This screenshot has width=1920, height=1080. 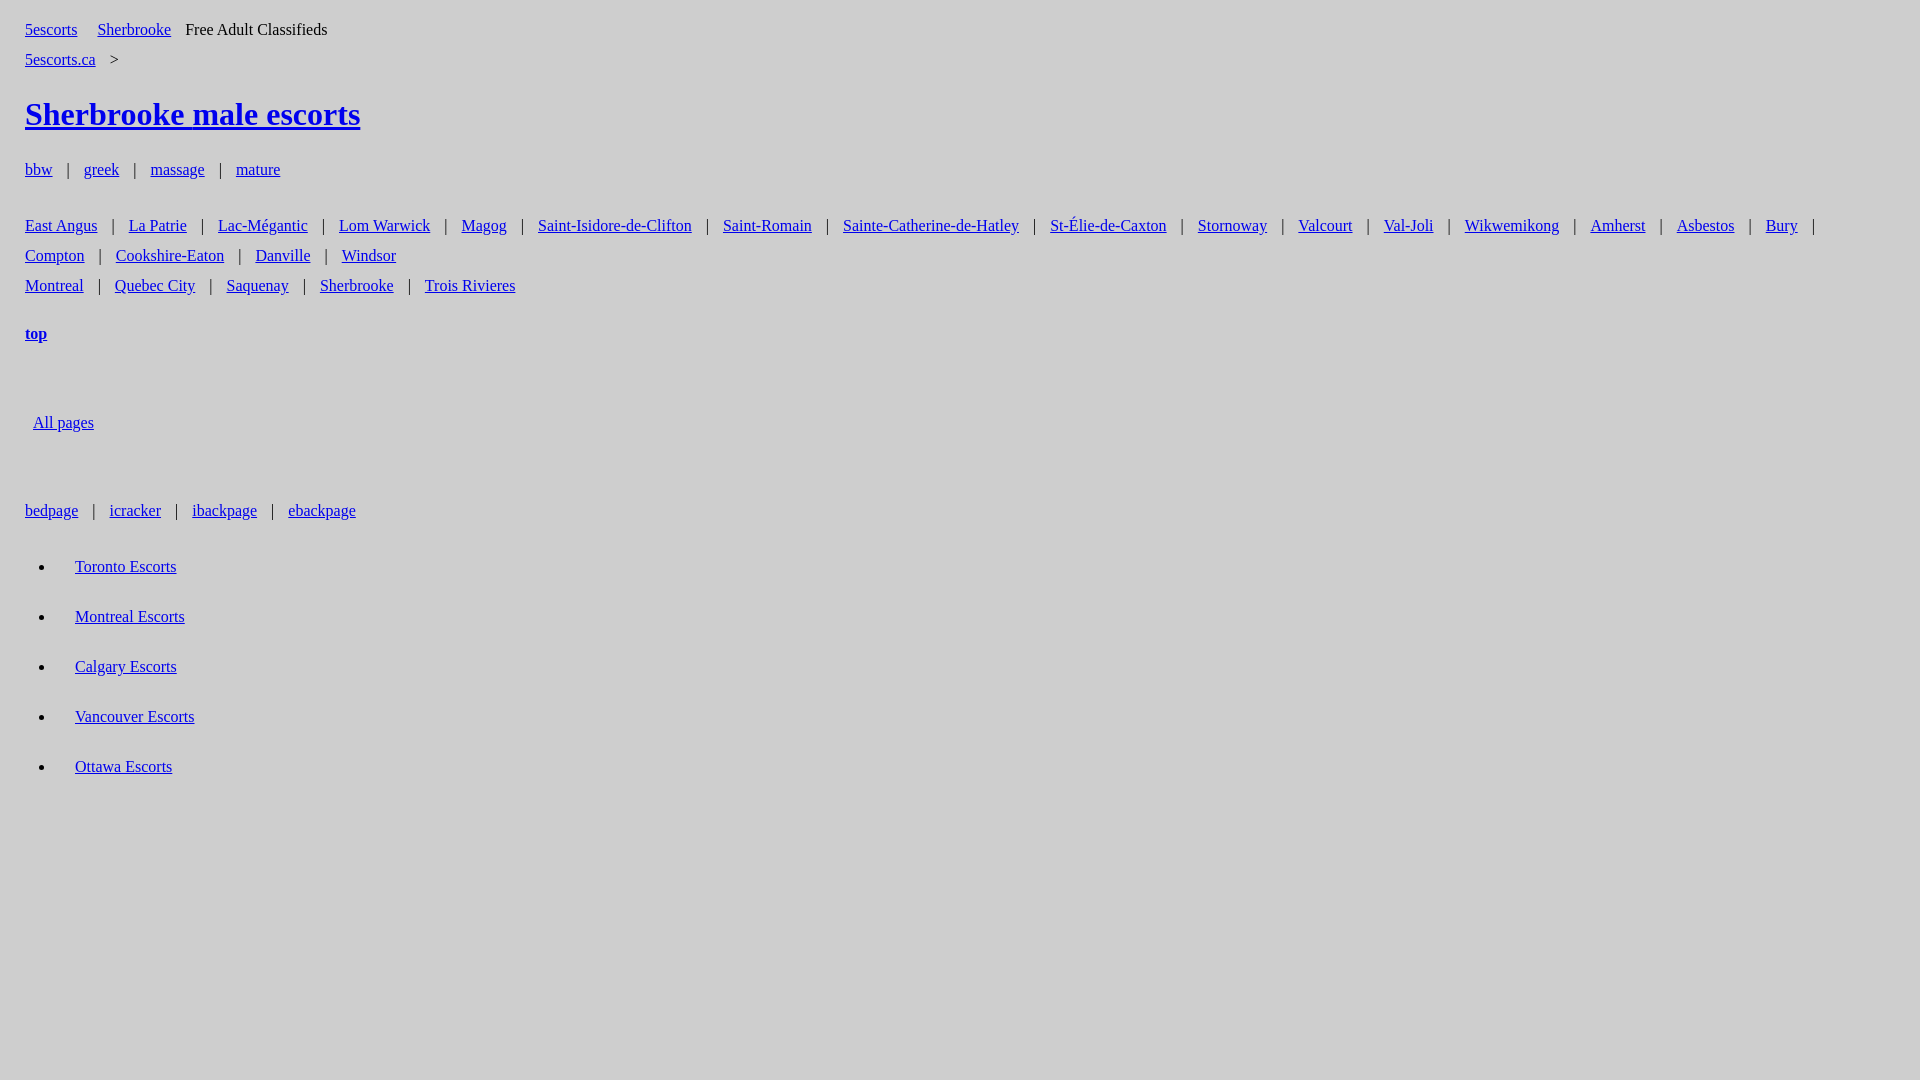 What do you see at coordinates (124, 566) in the screenshot?
I see `'Toronto Escorts'` at bounding box center [124, 566].